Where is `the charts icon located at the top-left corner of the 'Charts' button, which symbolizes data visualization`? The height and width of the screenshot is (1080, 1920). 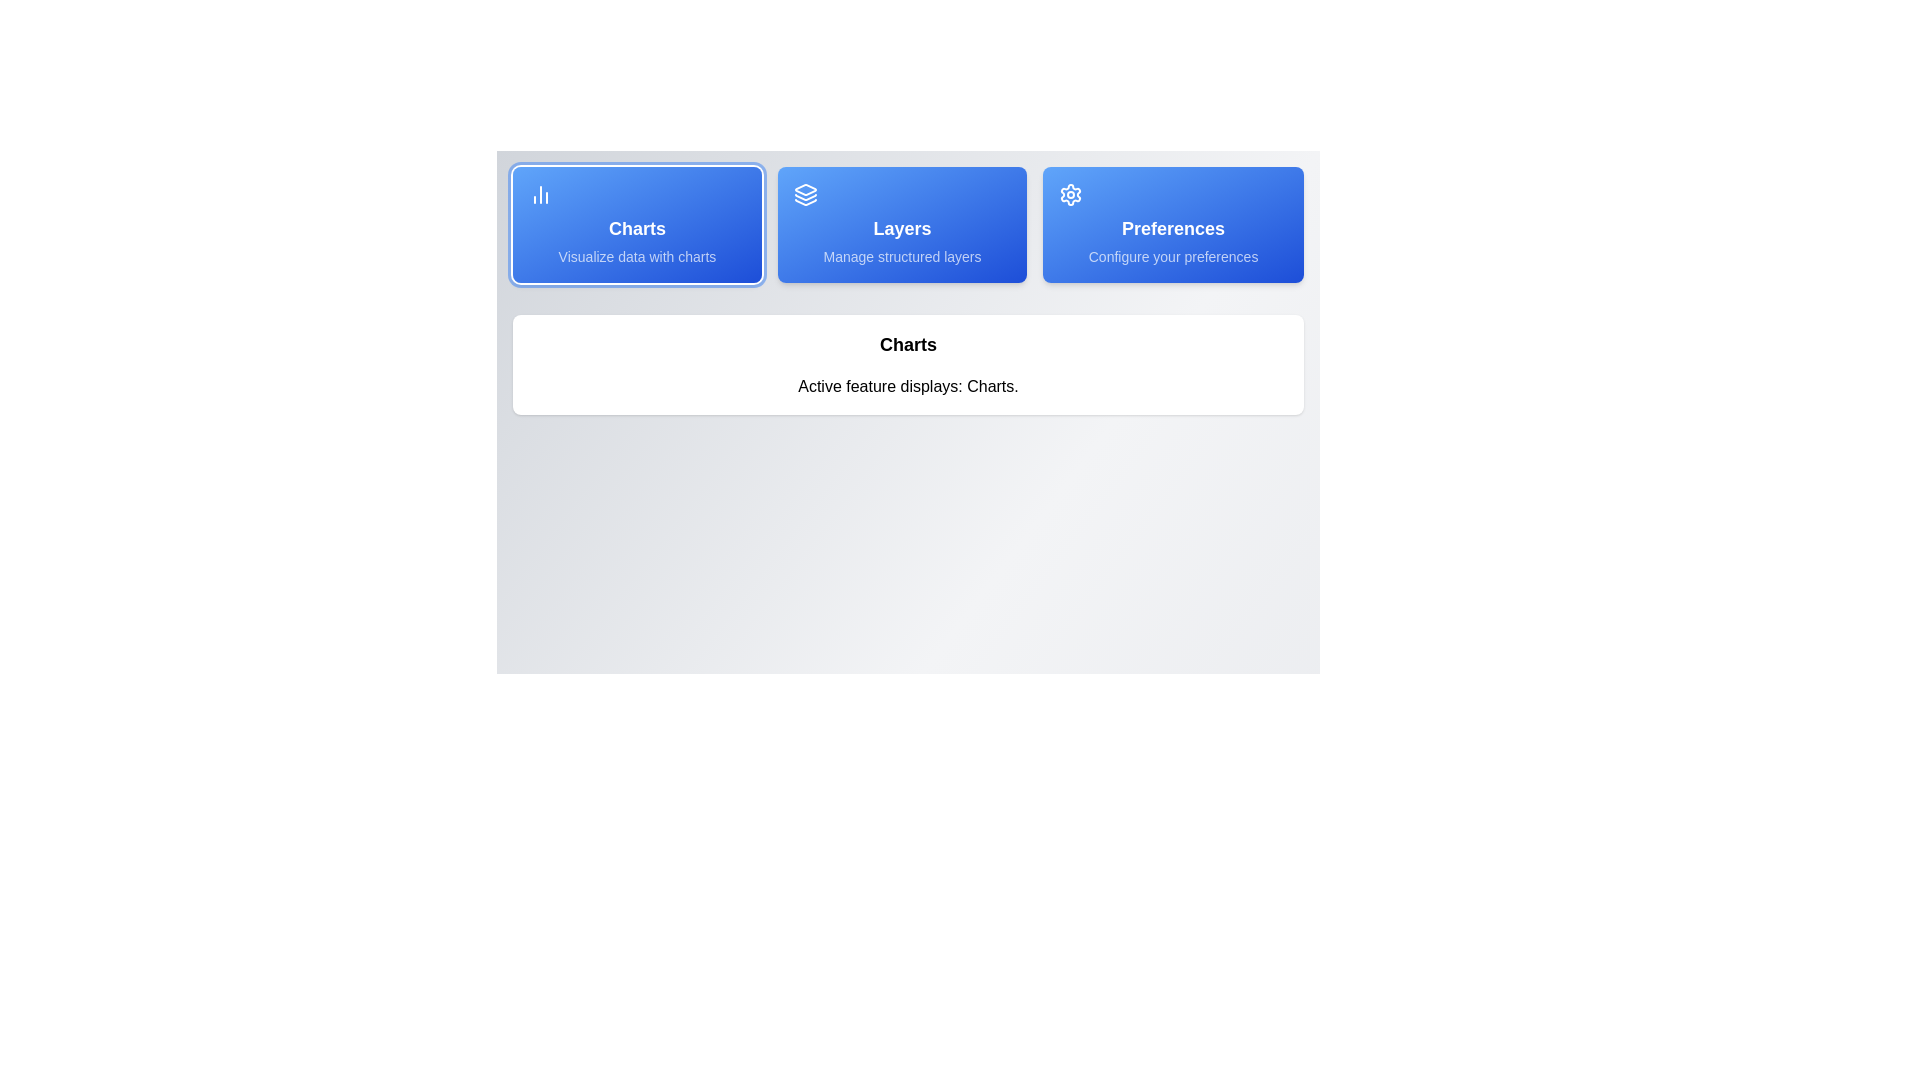
the charts icon located at the top-left corner of the 'Charts' button, which symbolizes data visualization is located at coordinates (541, 195).